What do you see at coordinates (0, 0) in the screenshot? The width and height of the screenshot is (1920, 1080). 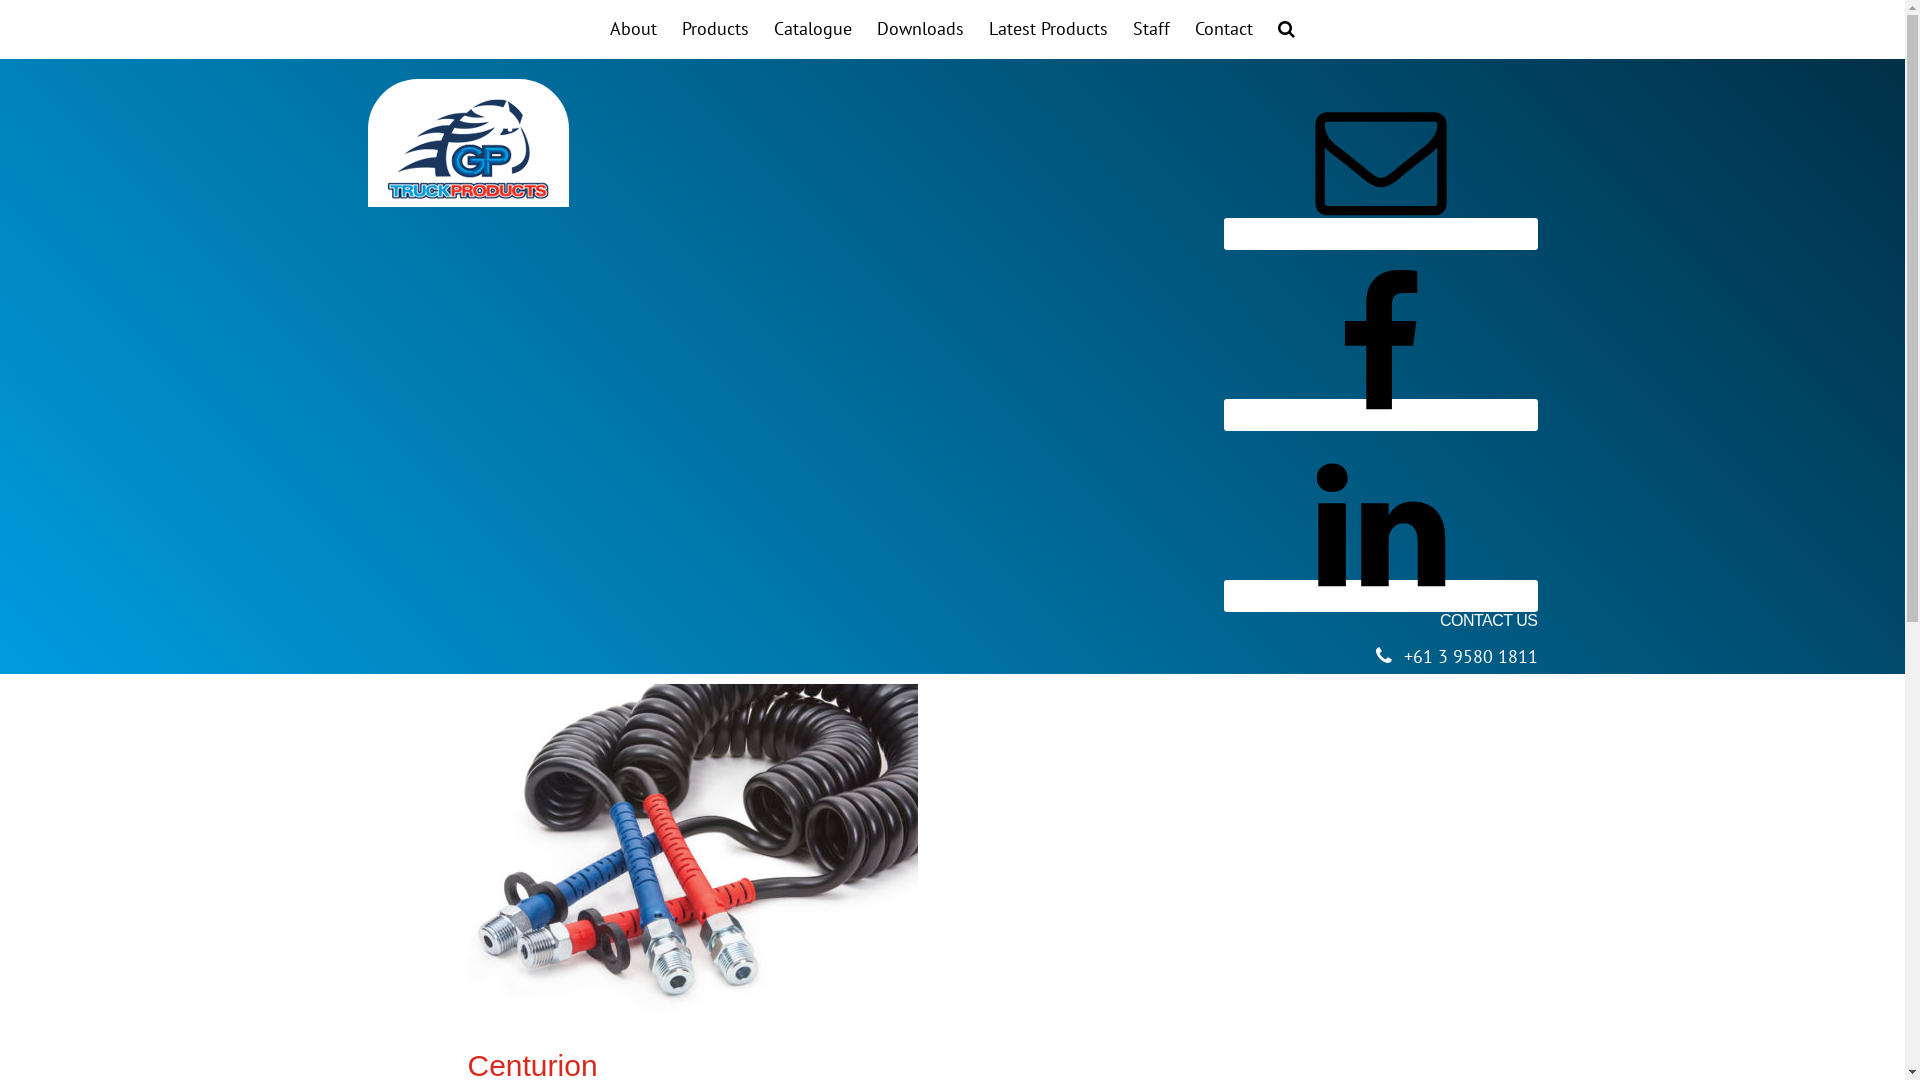 I see `'Skip to primary navigation'` at bounding box center [0, 0].